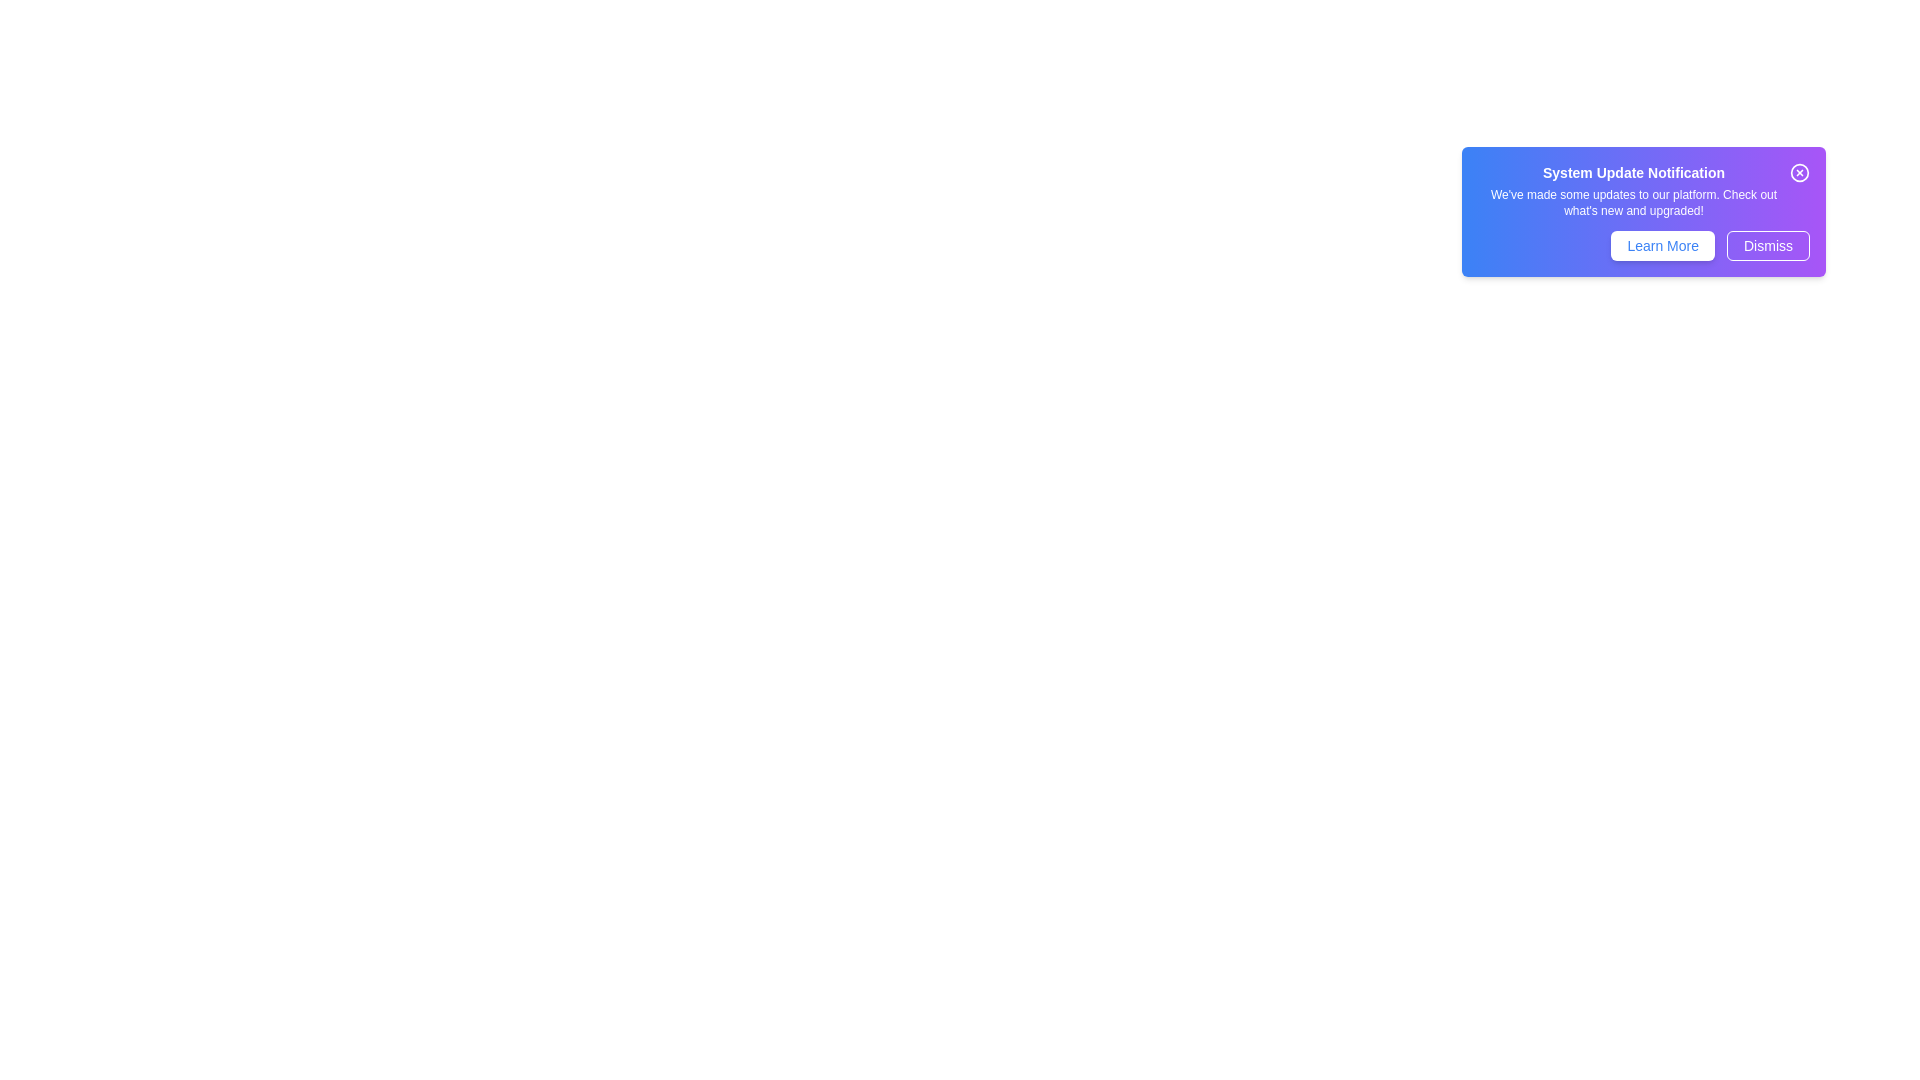 This screenshot has width=1920, height=1080. Describe the element at coordinates (1800, 172) in the screenshot. I see `the dismiss button located in the top-right corner of the notification box` at that location.